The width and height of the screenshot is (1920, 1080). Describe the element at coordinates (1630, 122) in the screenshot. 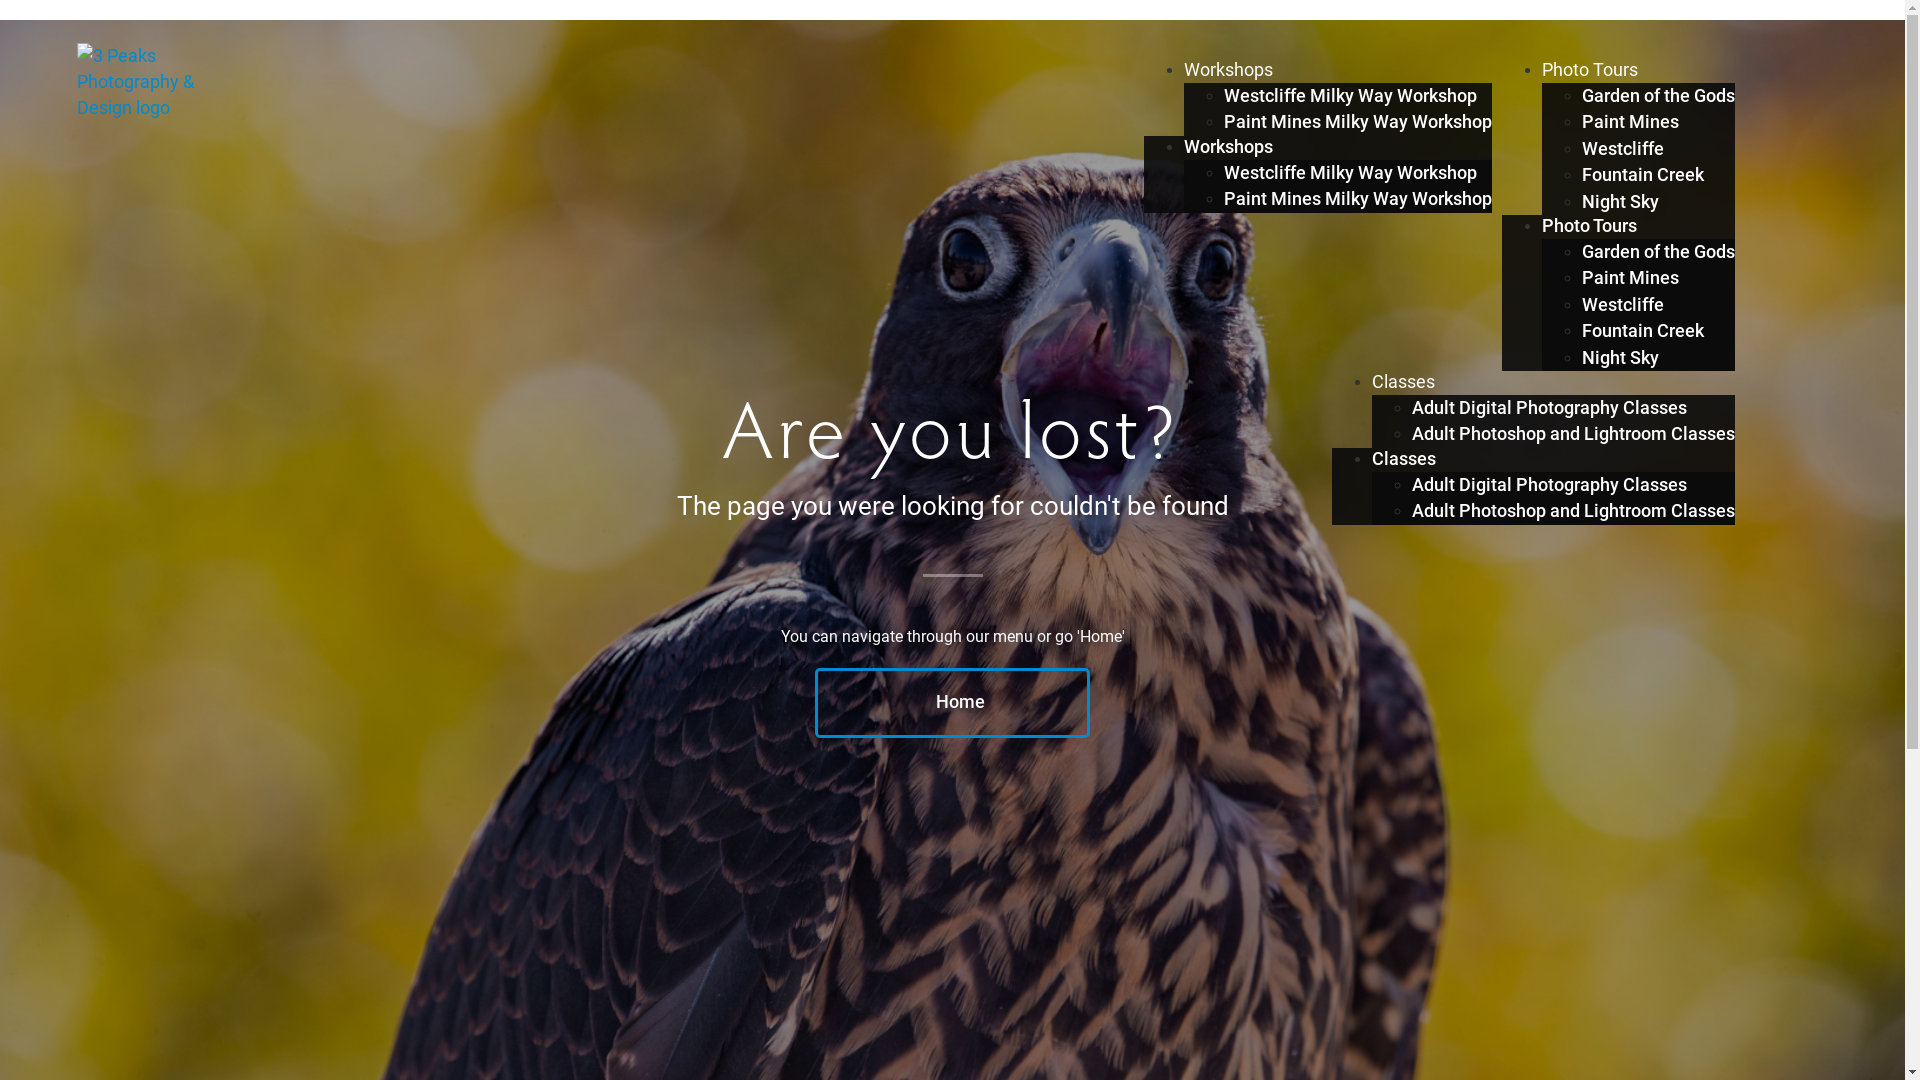

I see `'Paint Mines'` at that location.